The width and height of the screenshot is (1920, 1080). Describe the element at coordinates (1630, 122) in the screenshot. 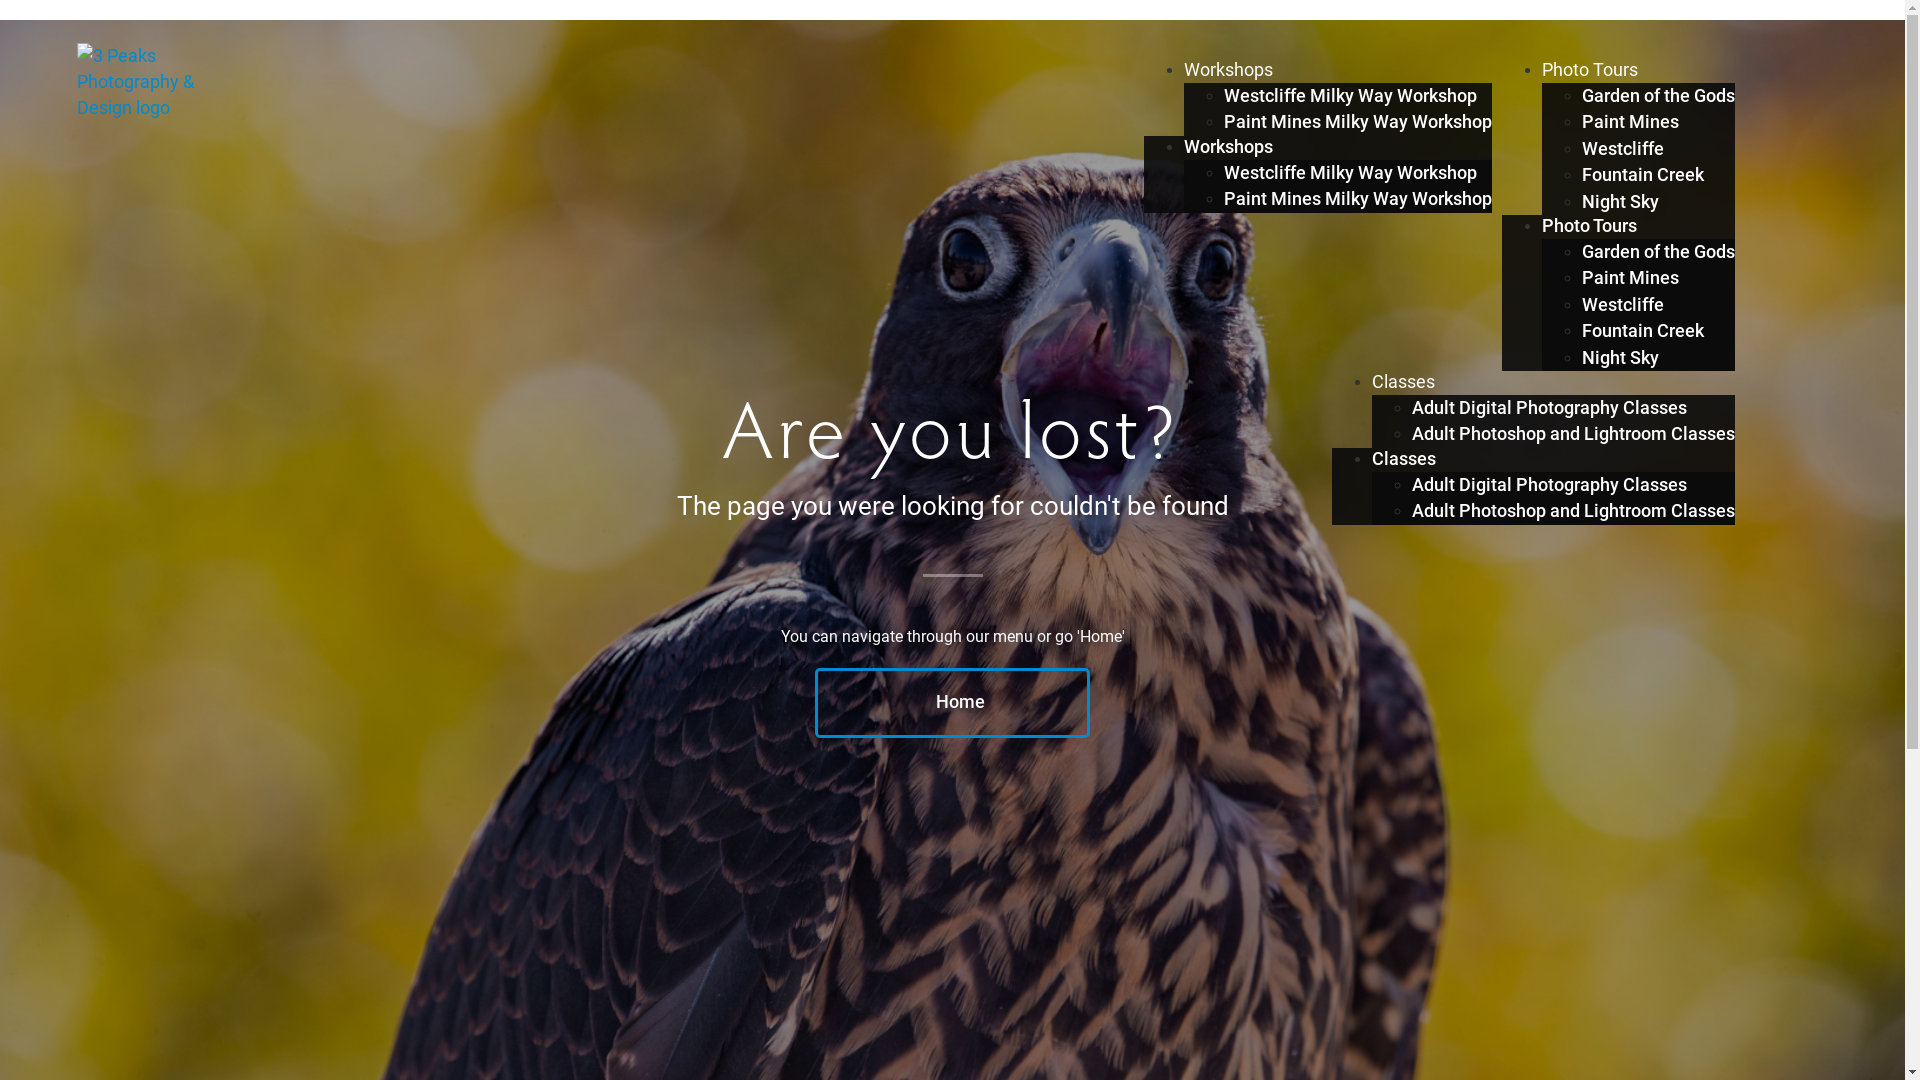

I see `'Paint Mines'` at that location.